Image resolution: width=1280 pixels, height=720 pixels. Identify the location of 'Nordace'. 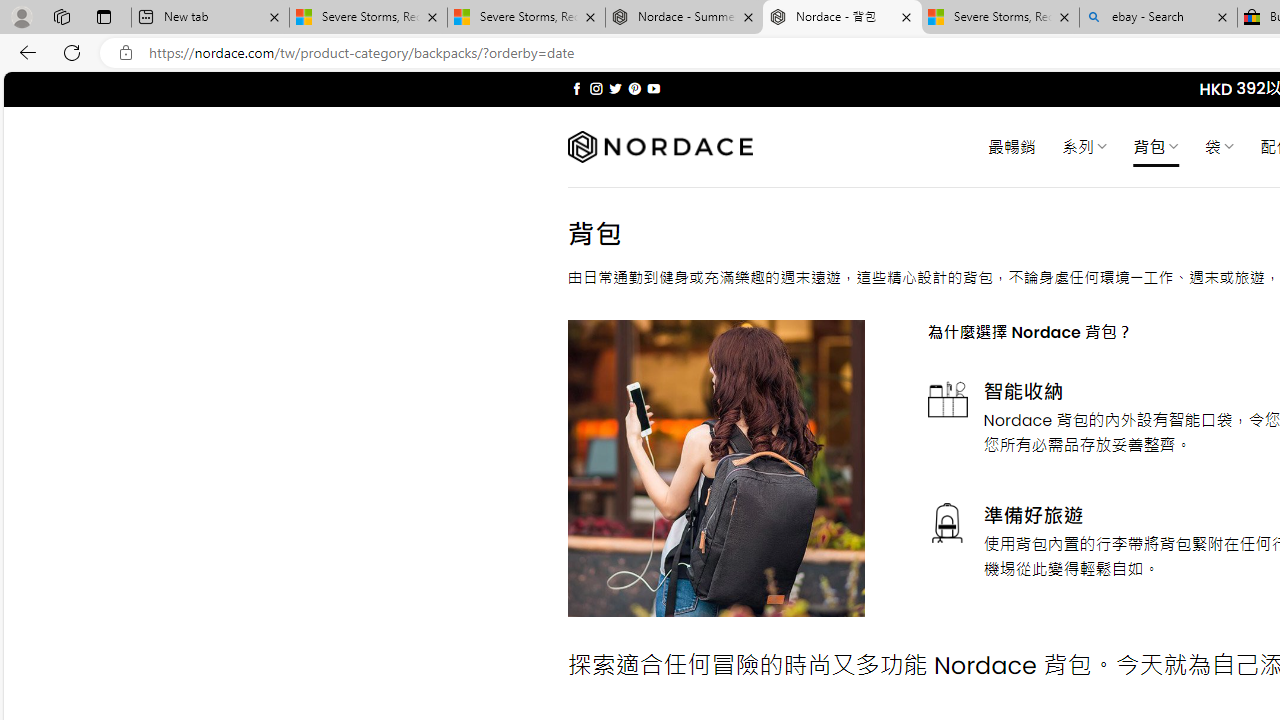
(659, 146).